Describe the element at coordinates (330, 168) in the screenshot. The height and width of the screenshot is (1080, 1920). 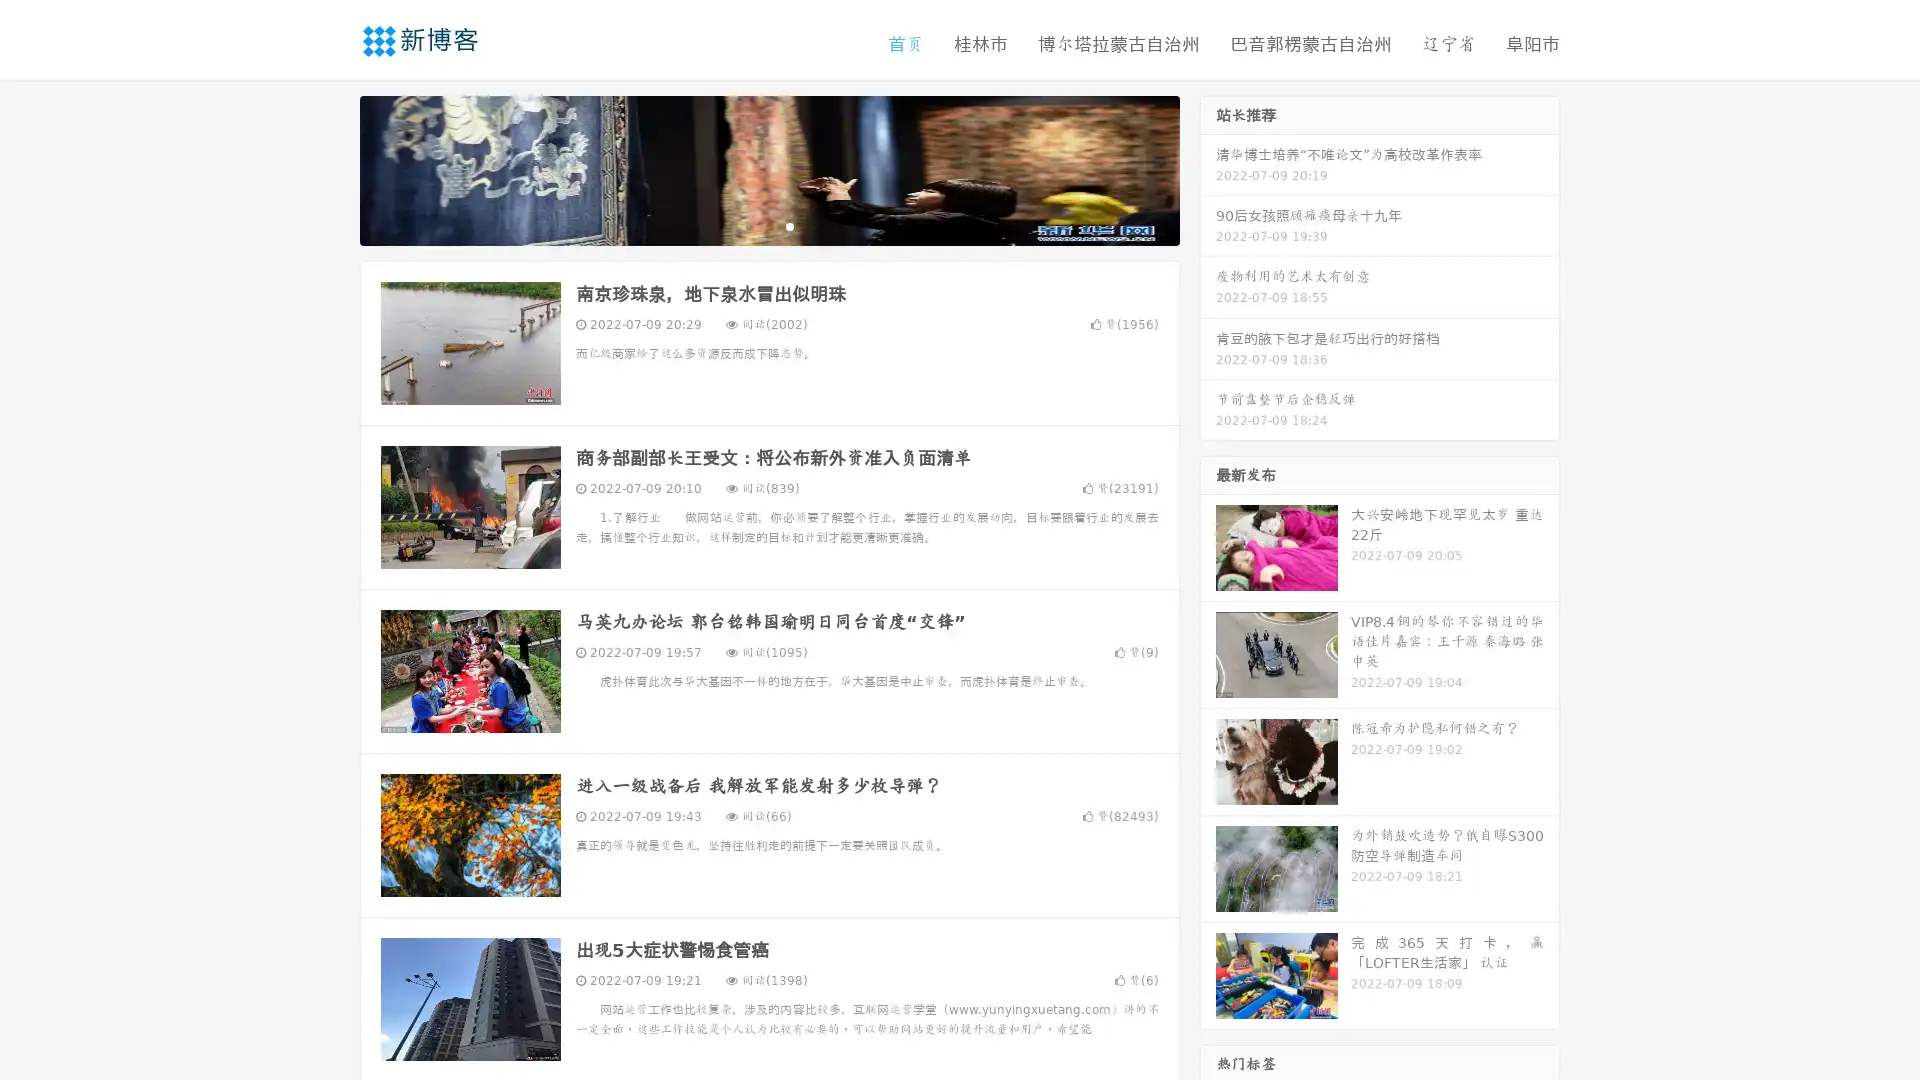
I see `Previous slide` at that location.